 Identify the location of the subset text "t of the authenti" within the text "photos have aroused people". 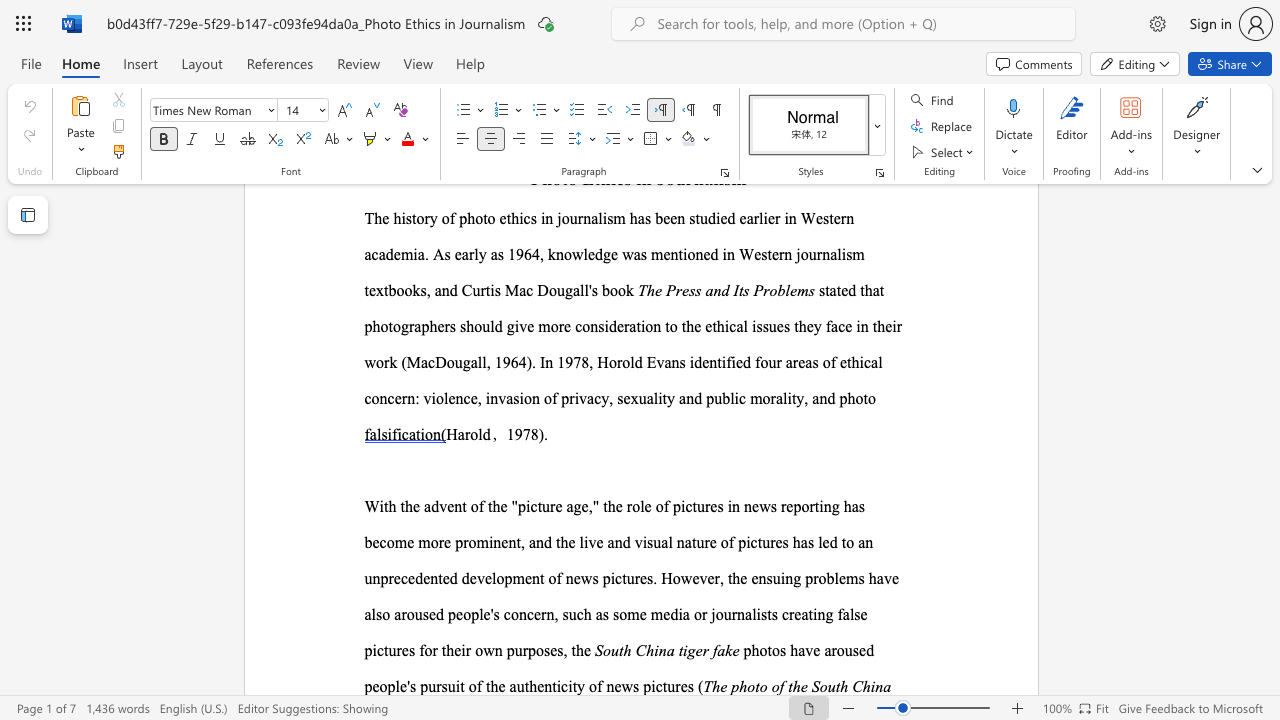
(459, 685).